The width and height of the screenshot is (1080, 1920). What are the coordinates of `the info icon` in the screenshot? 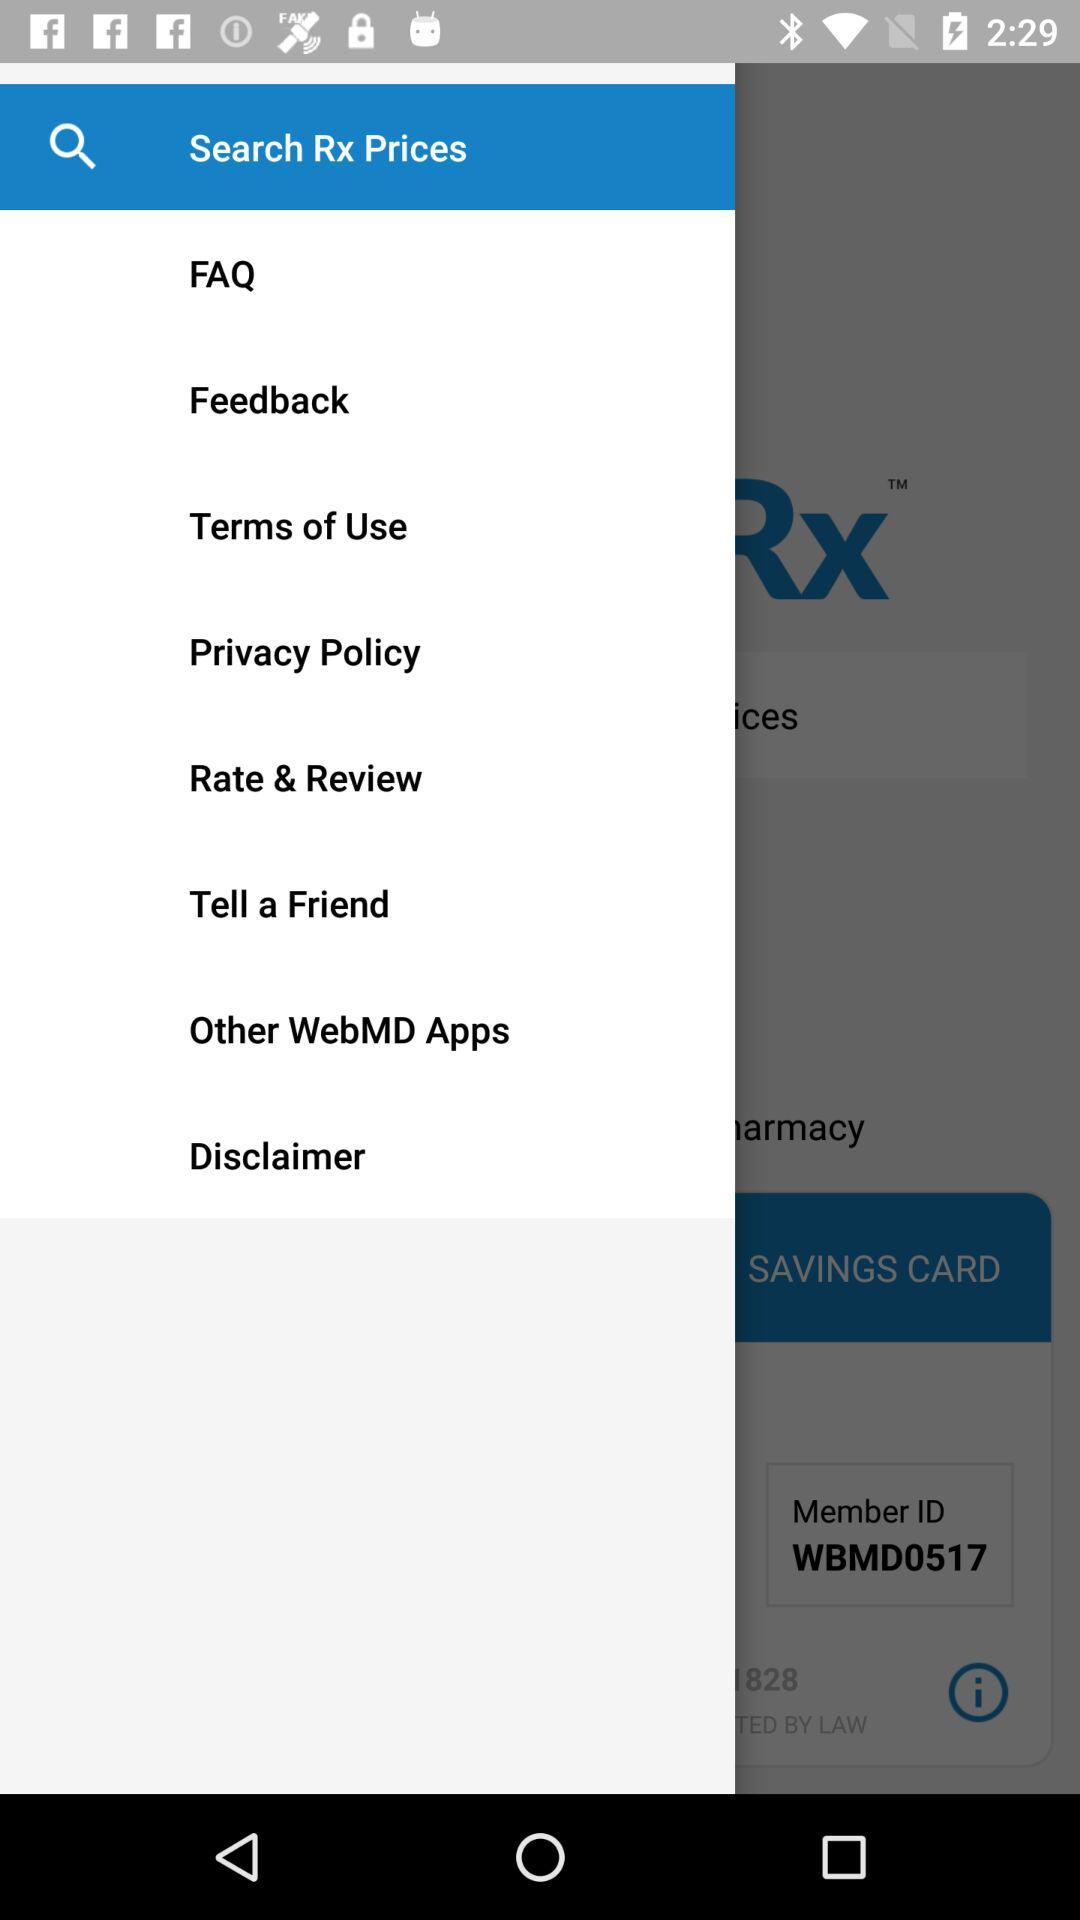 It's located at (977, 1691).